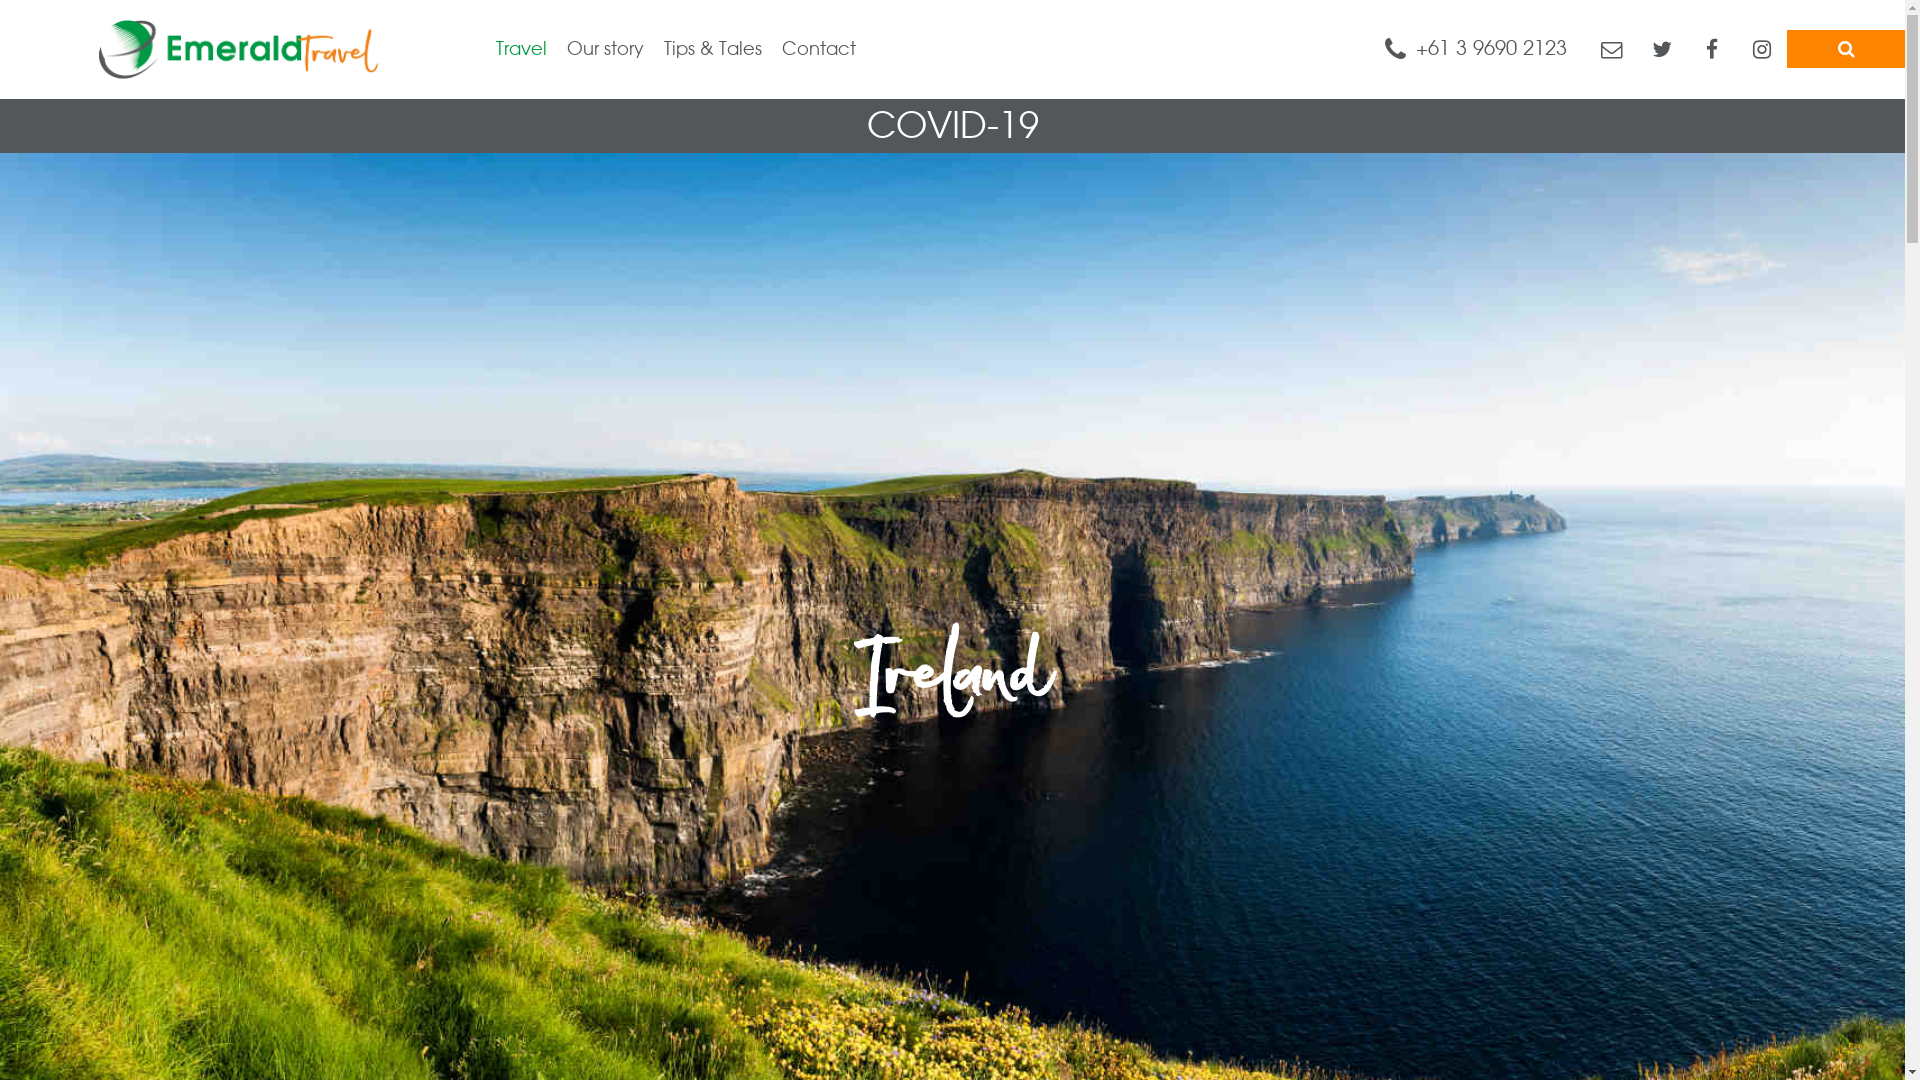 The height and width of the screenshot is (1080, 1920). I want to click on 'COVID-19', so click(950, 125).